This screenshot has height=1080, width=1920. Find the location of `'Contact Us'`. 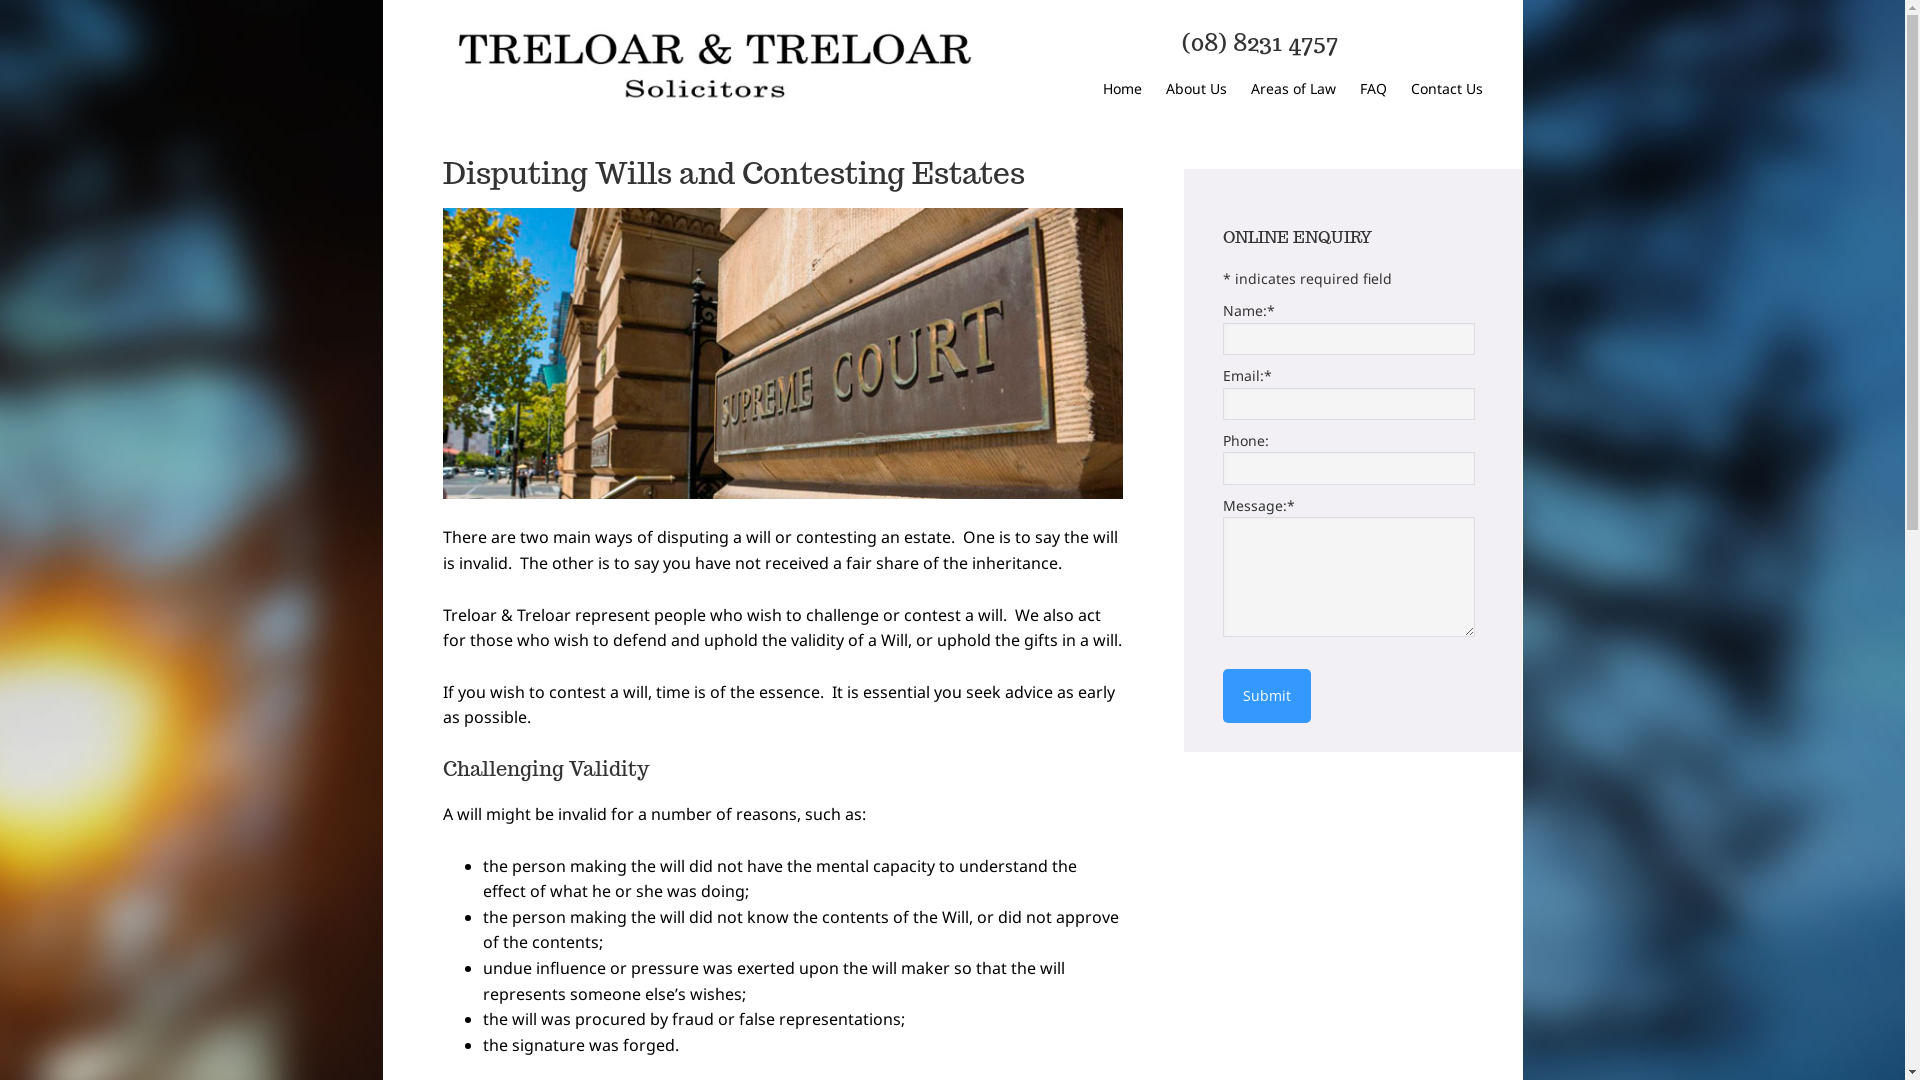

'Contact Us' is located at coordinates (1445, 90).